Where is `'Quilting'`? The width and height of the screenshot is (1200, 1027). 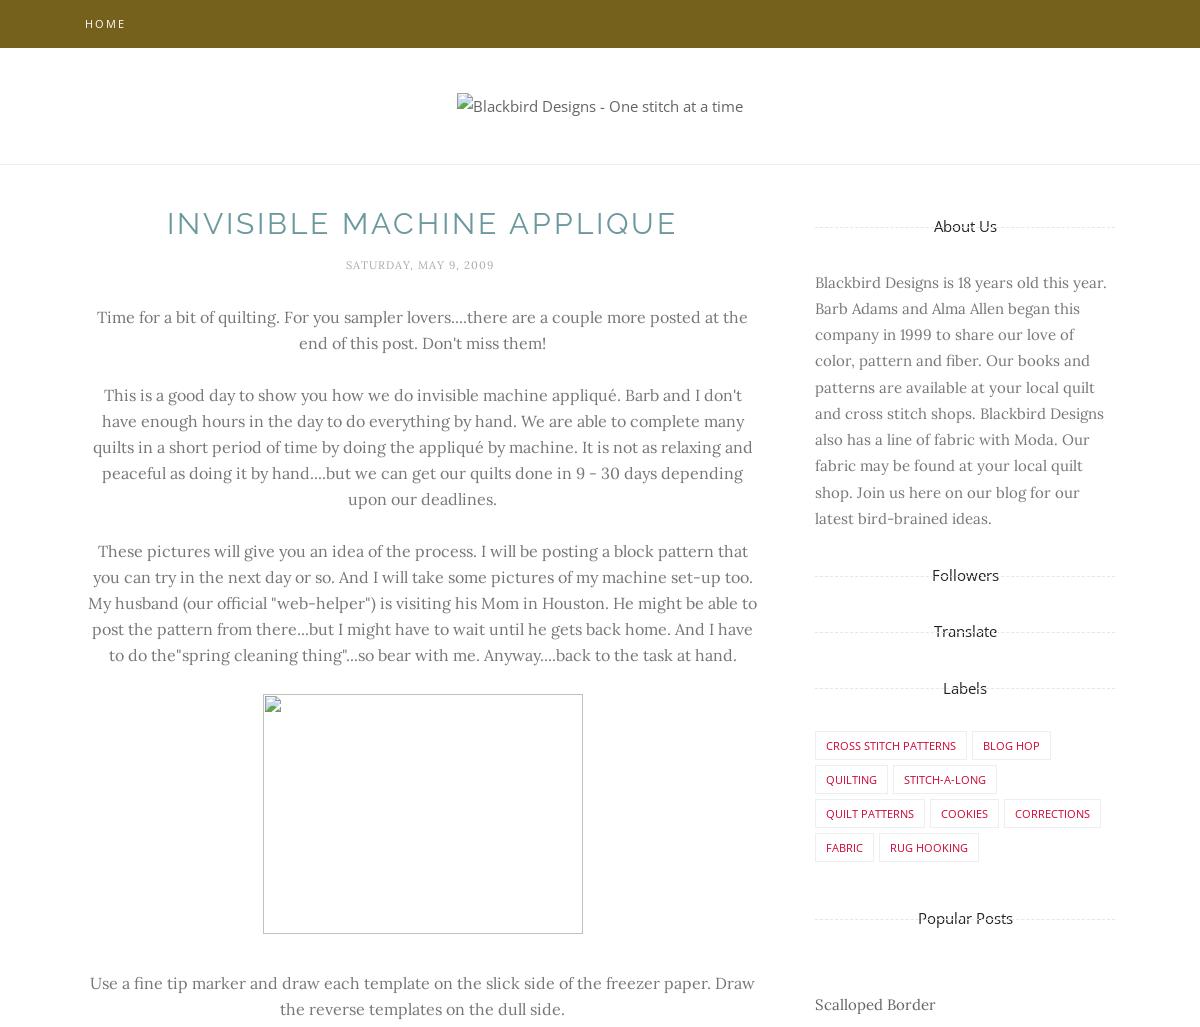 'Quilting' is located at coordinates (824, 777).